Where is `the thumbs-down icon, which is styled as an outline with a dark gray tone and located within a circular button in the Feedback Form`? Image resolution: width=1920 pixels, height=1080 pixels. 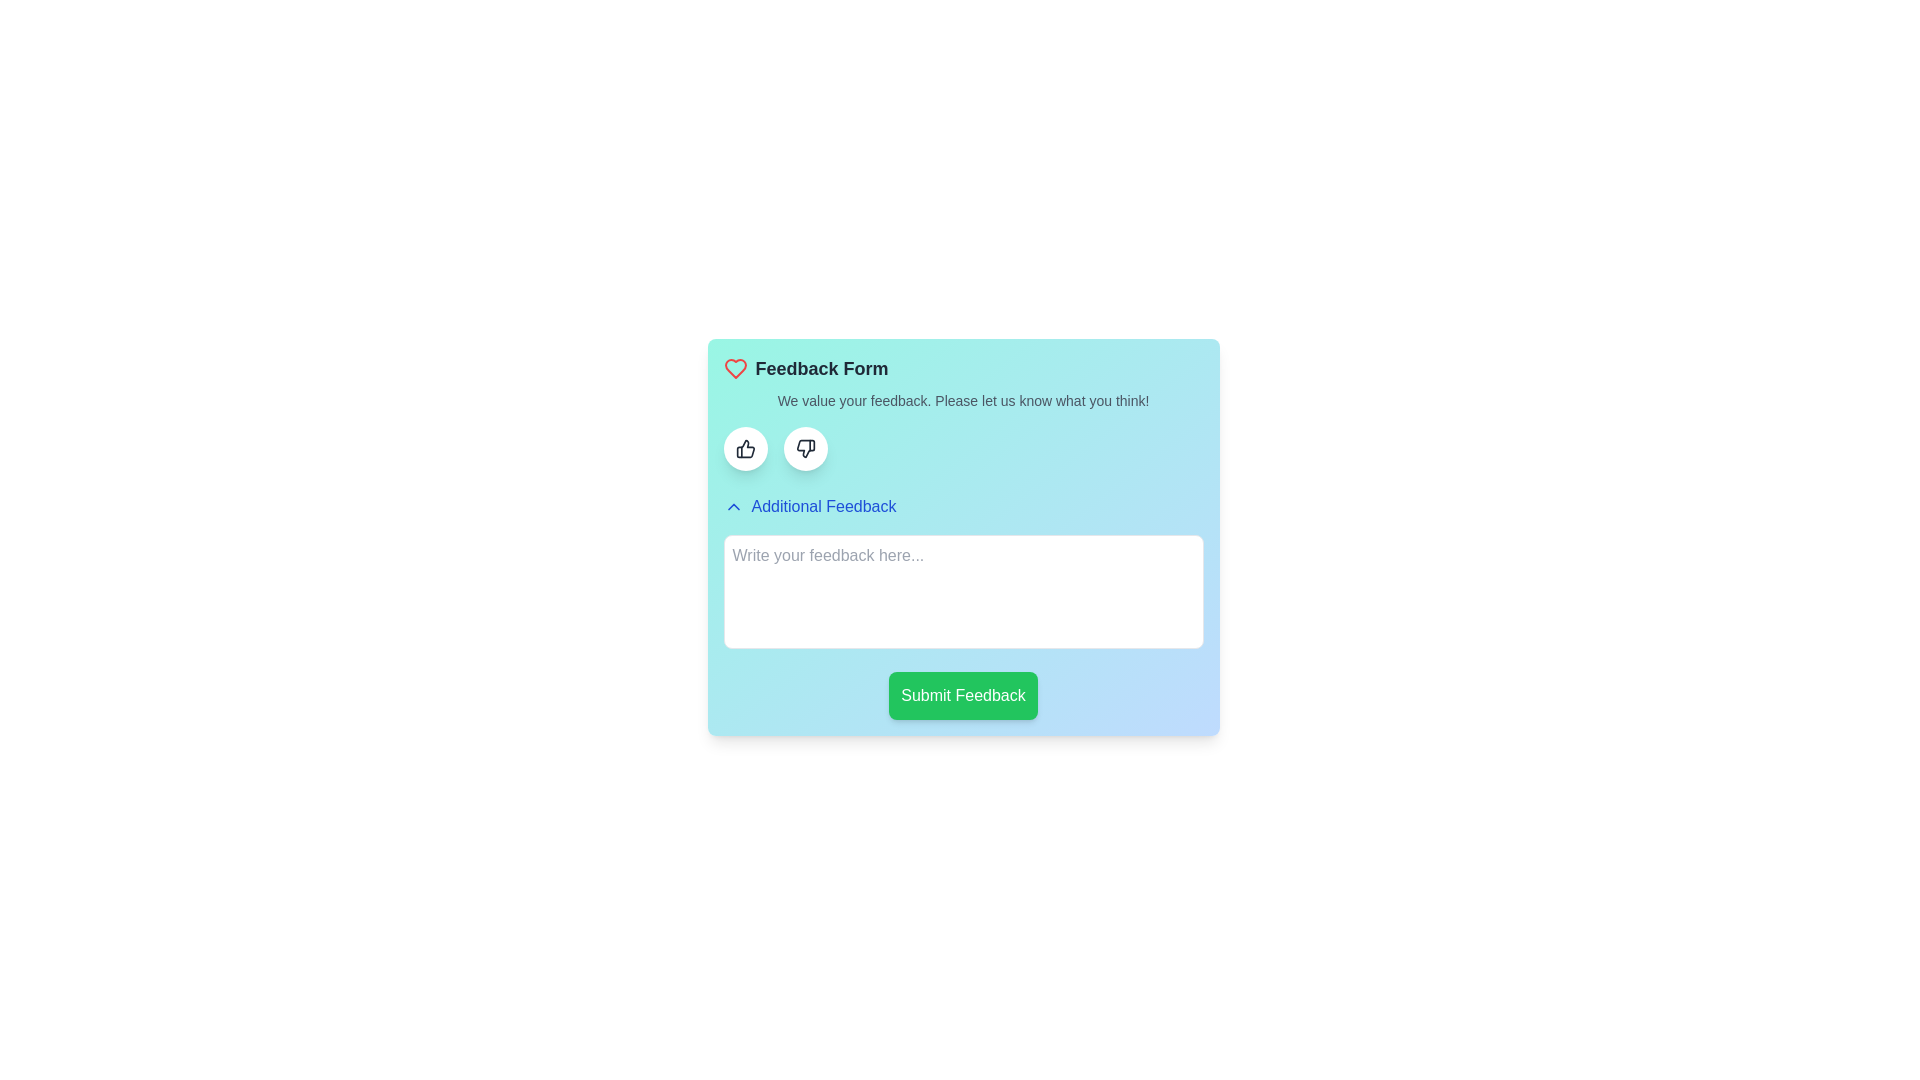 the thumbs-down icon, which is styled as an outline with a dark gray tone and located within a circular button in the Feedback Form is located at coordinates (805, 447).